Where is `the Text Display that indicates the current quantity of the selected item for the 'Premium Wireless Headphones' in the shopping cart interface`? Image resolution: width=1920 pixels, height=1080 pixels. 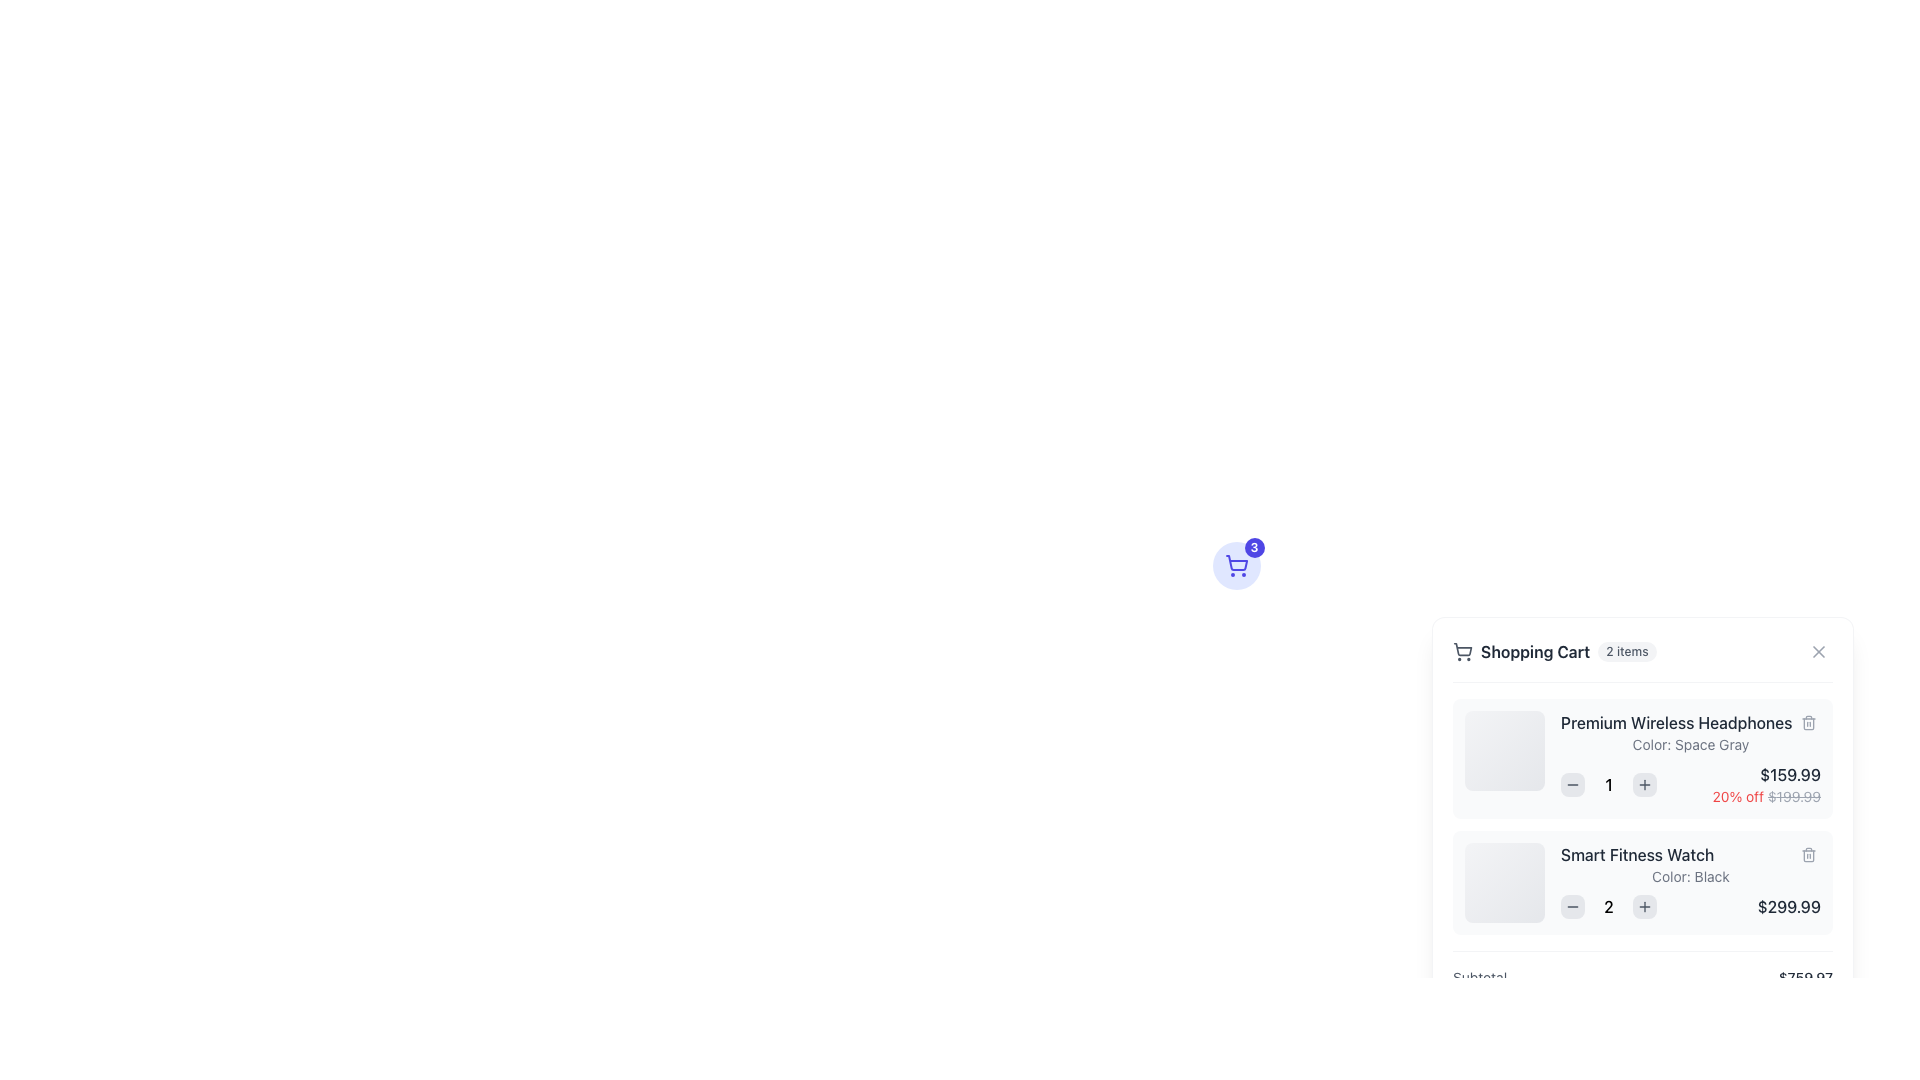 the Text Display that indicates the current quantity of the selected item for the 'Premium Wireless Headphones' in the shopping cart interface is located at coordinates (1608, 784).